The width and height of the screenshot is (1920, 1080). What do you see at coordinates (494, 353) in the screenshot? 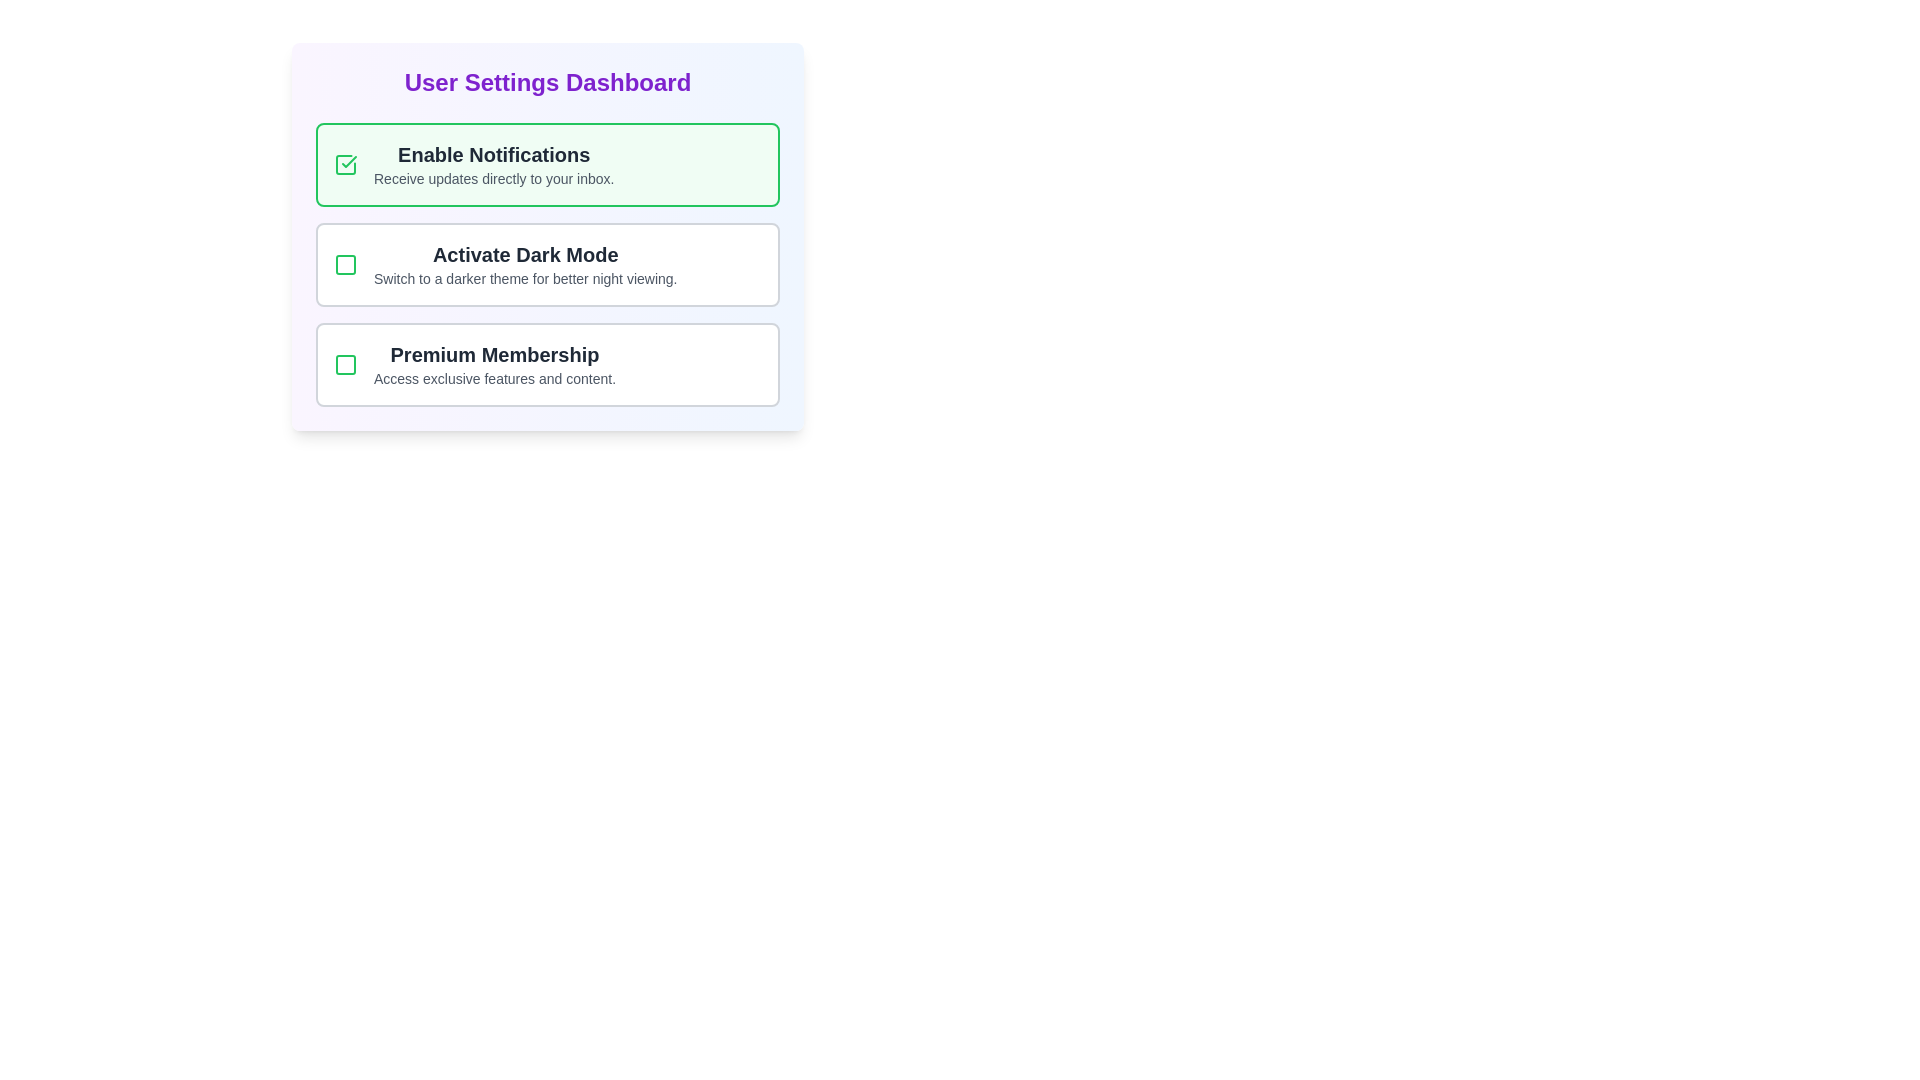
I see `the 'Premium Membership' text label, which is displayed in a large bold font and is located under the 'Activate Dark Mode' section, serving as a prominent title` at bounding box center [494, 353].